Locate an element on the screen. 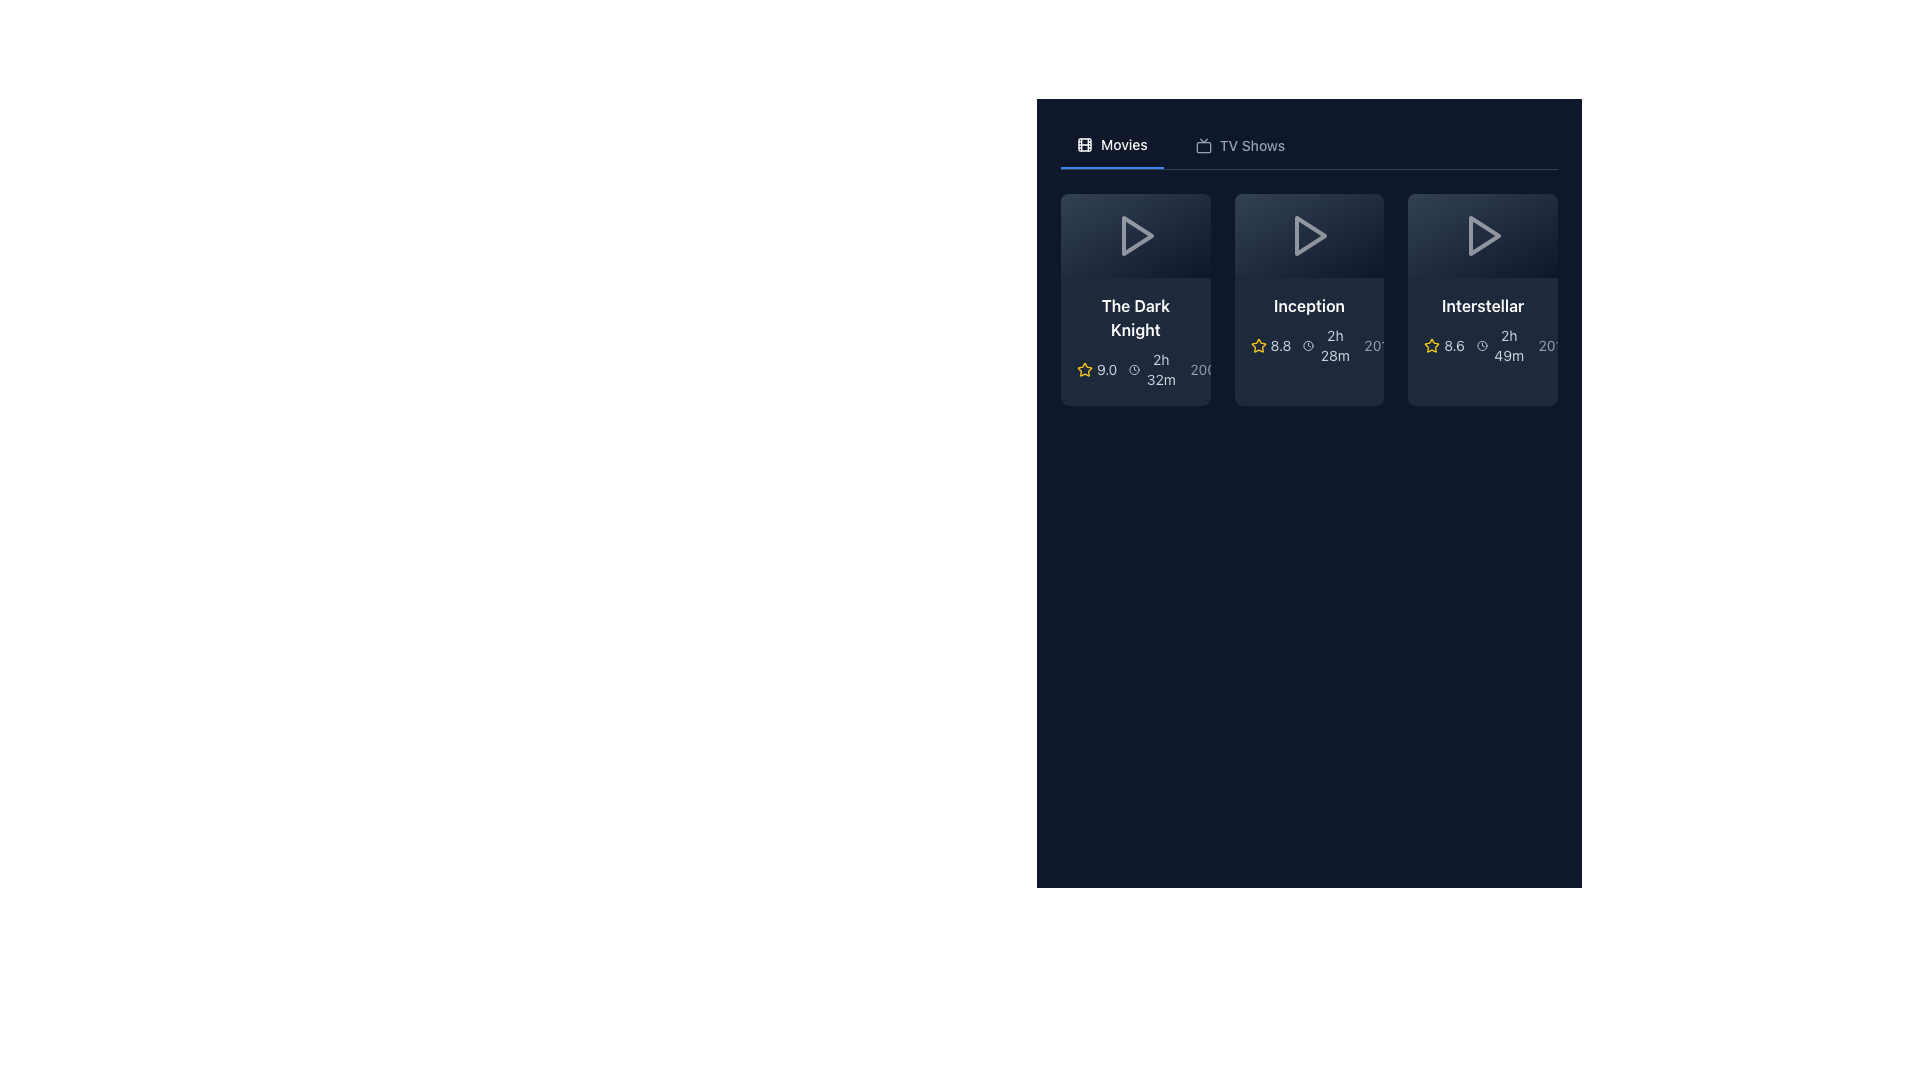  the informational grouping of text and icons related to the movie 'Interstellar', which displays the rating '8.6', a star icon, the duration '2h 49m', and the release year '2014' is located at coordinates (1483, 345).